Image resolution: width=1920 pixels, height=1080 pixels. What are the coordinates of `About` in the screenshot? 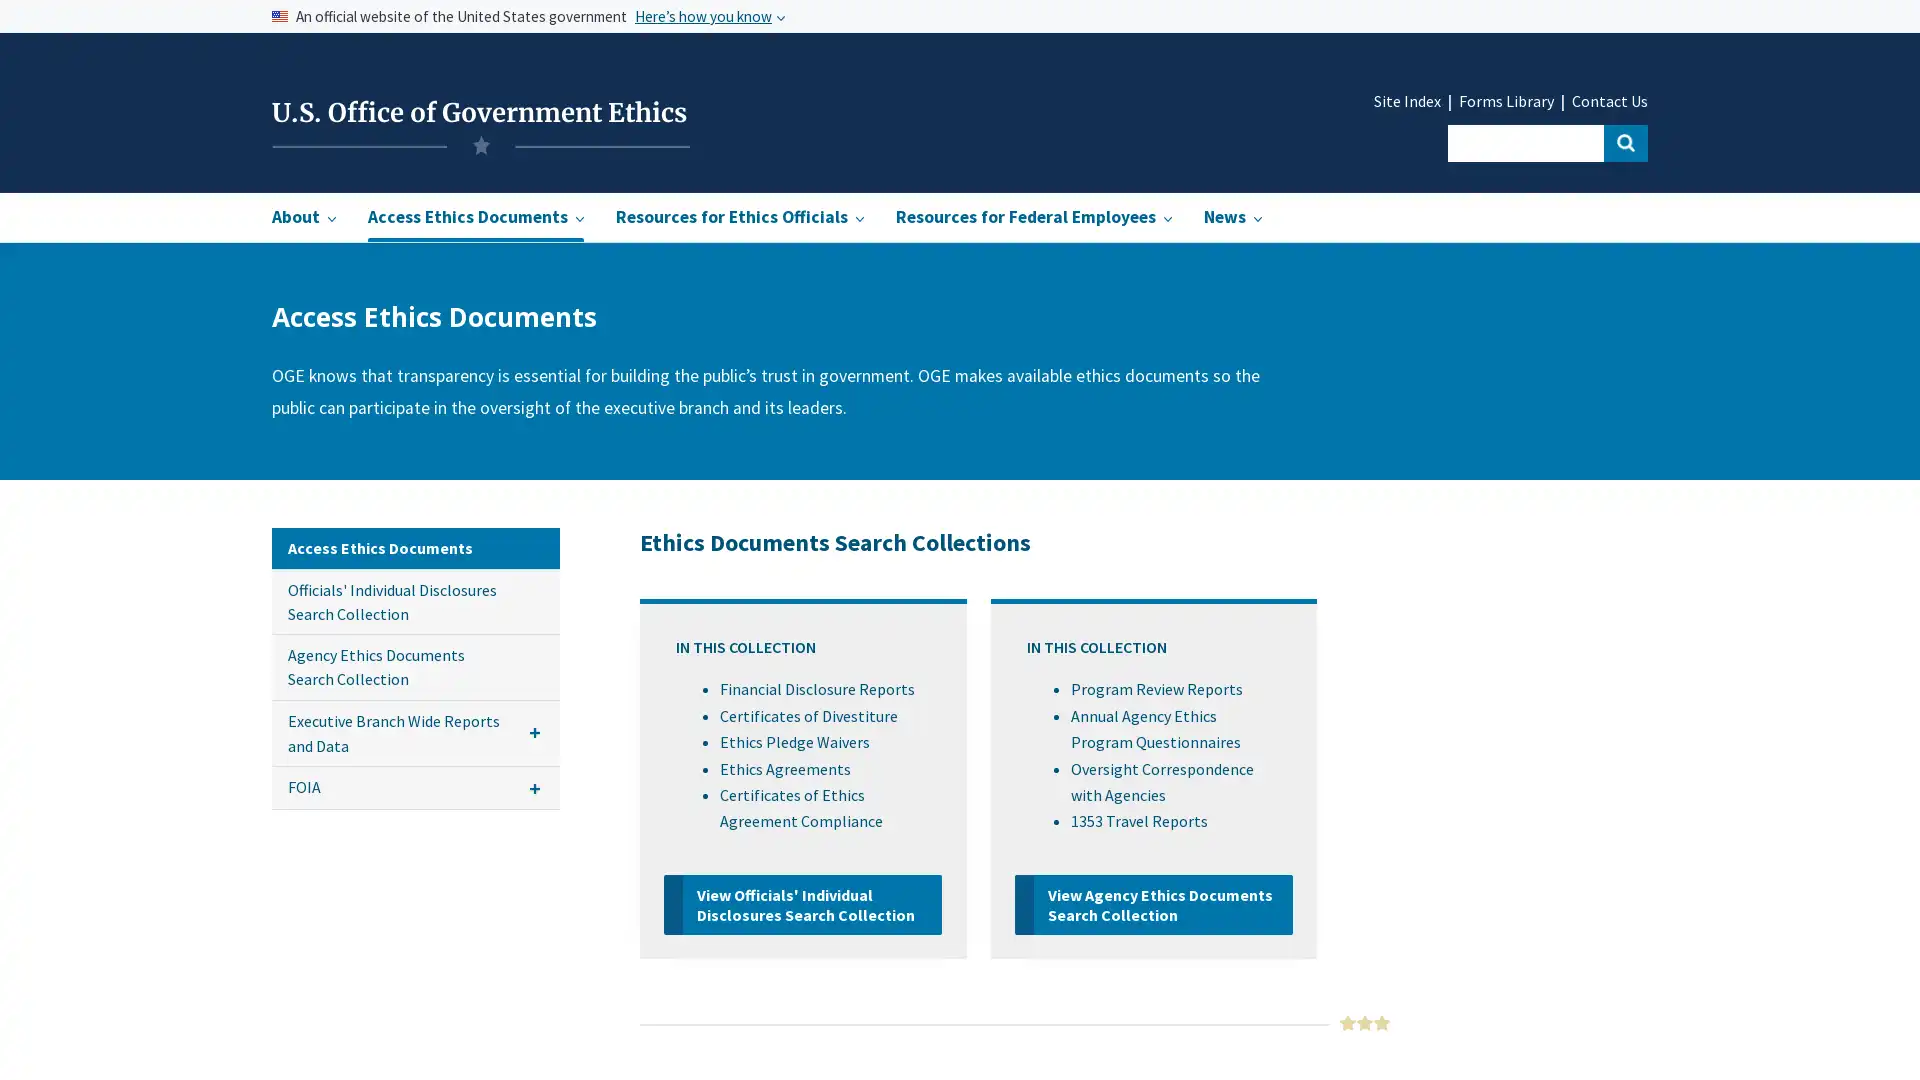 It's located at (302, 216).